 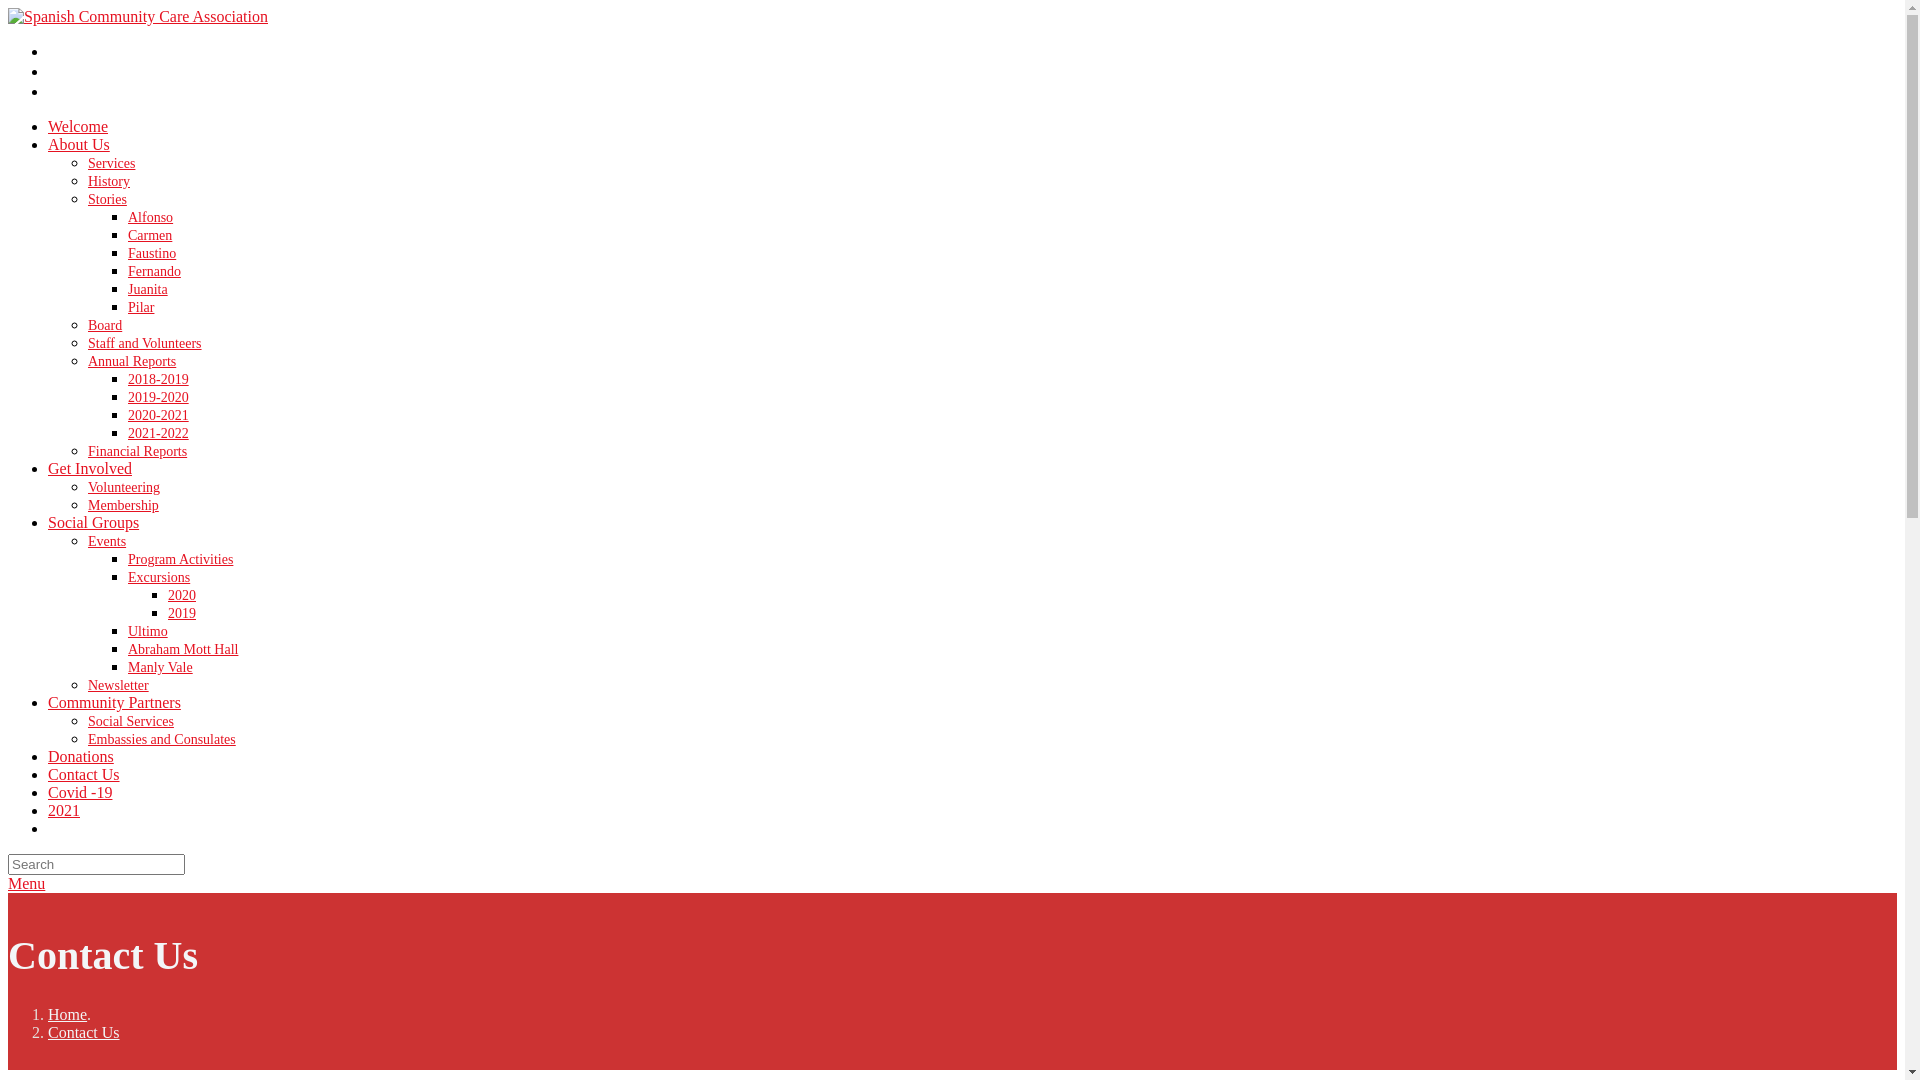 I want to click on 'Newsletter', so click(x=117, y=684).